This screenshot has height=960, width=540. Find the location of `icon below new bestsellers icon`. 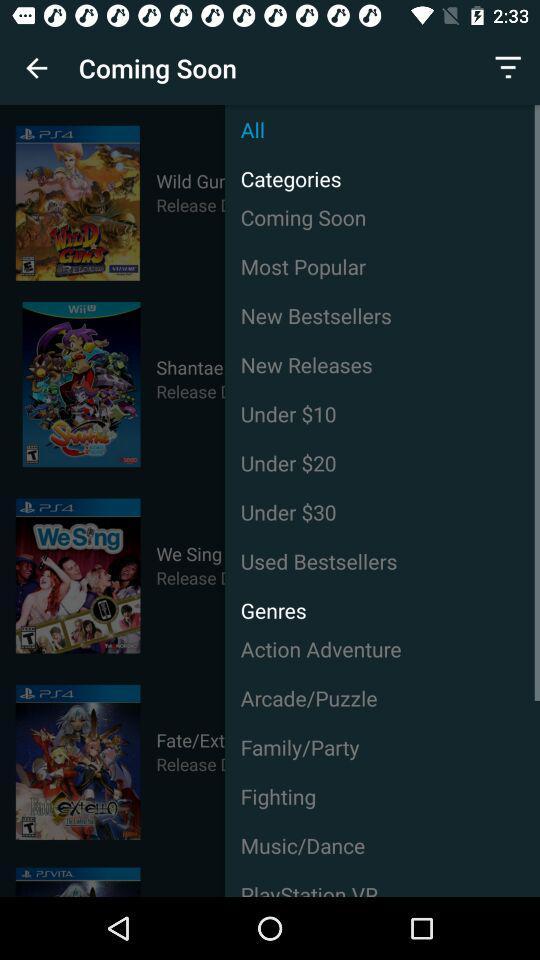

icon below new bestsellers icon is located at coordinates (382, 363).